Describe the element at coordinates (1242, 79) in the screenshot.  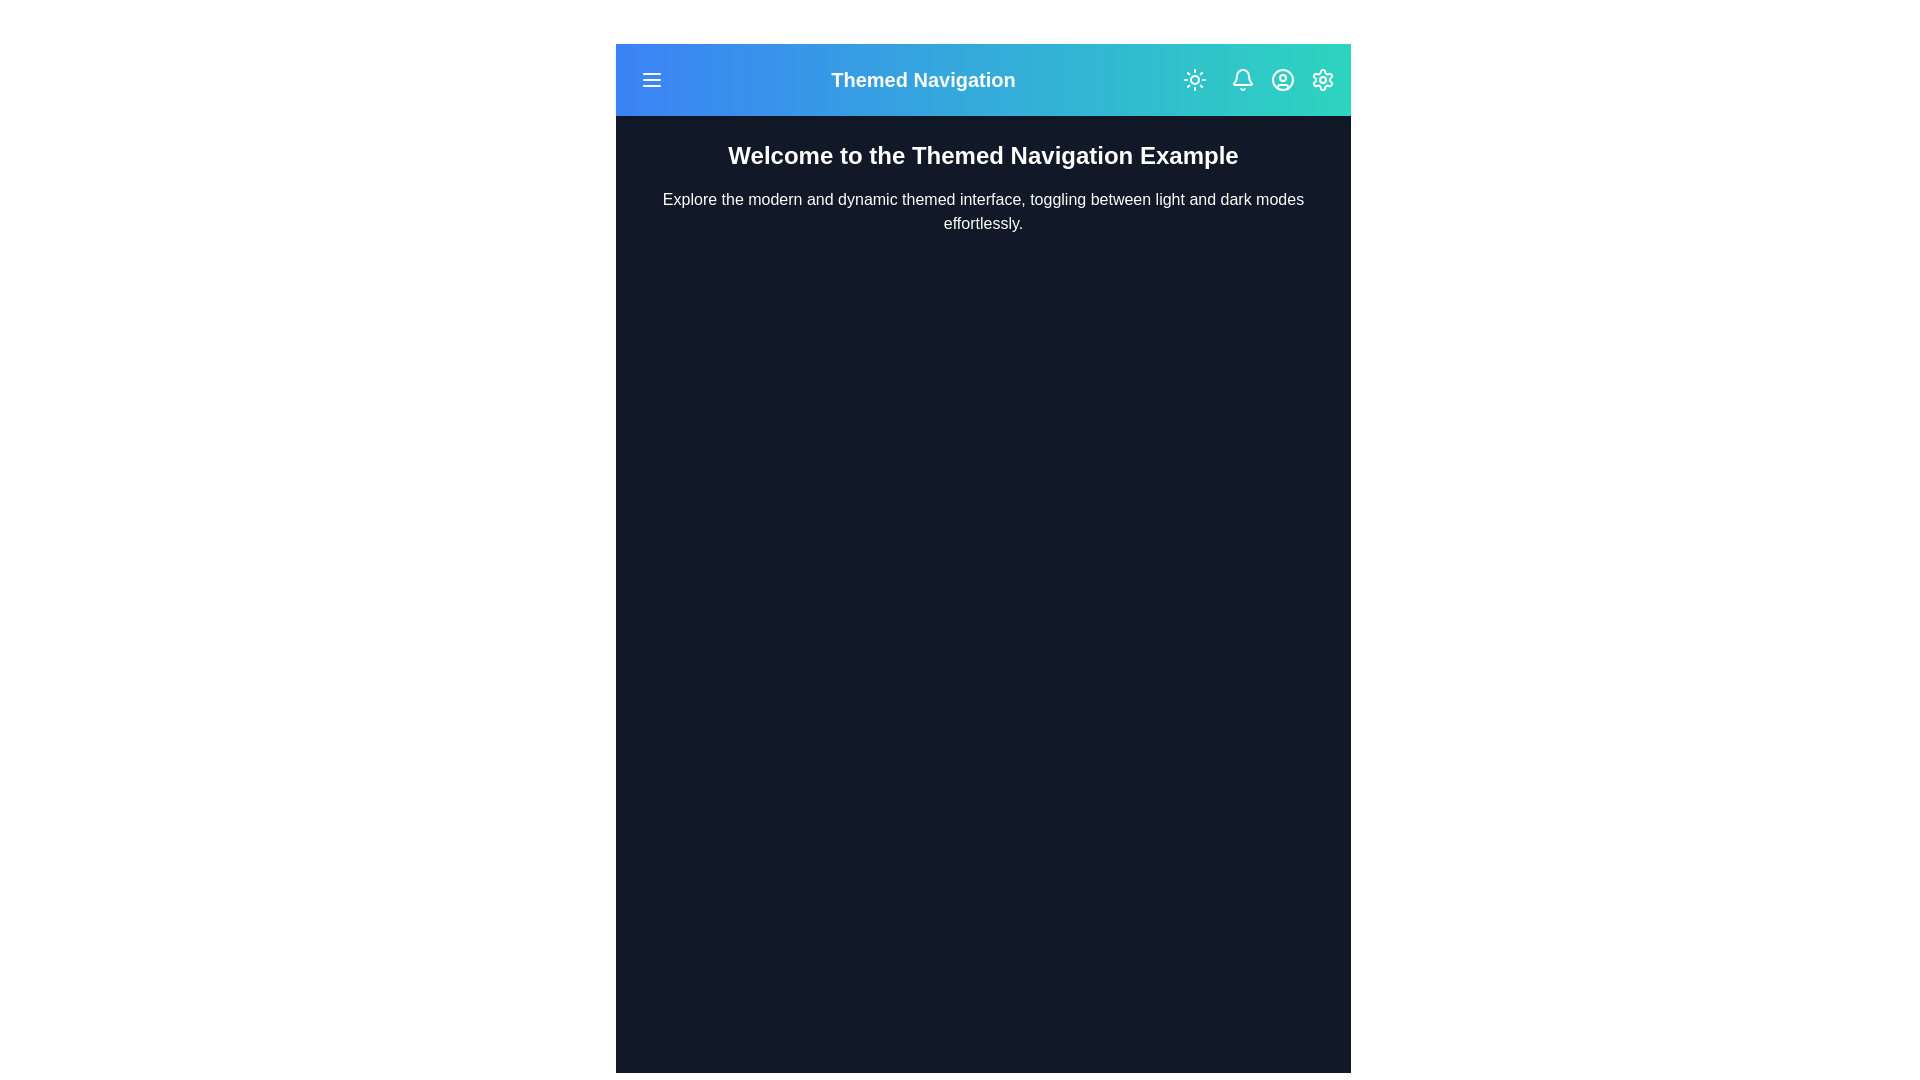
I see `the notification bell icon to interact with it` at that location.